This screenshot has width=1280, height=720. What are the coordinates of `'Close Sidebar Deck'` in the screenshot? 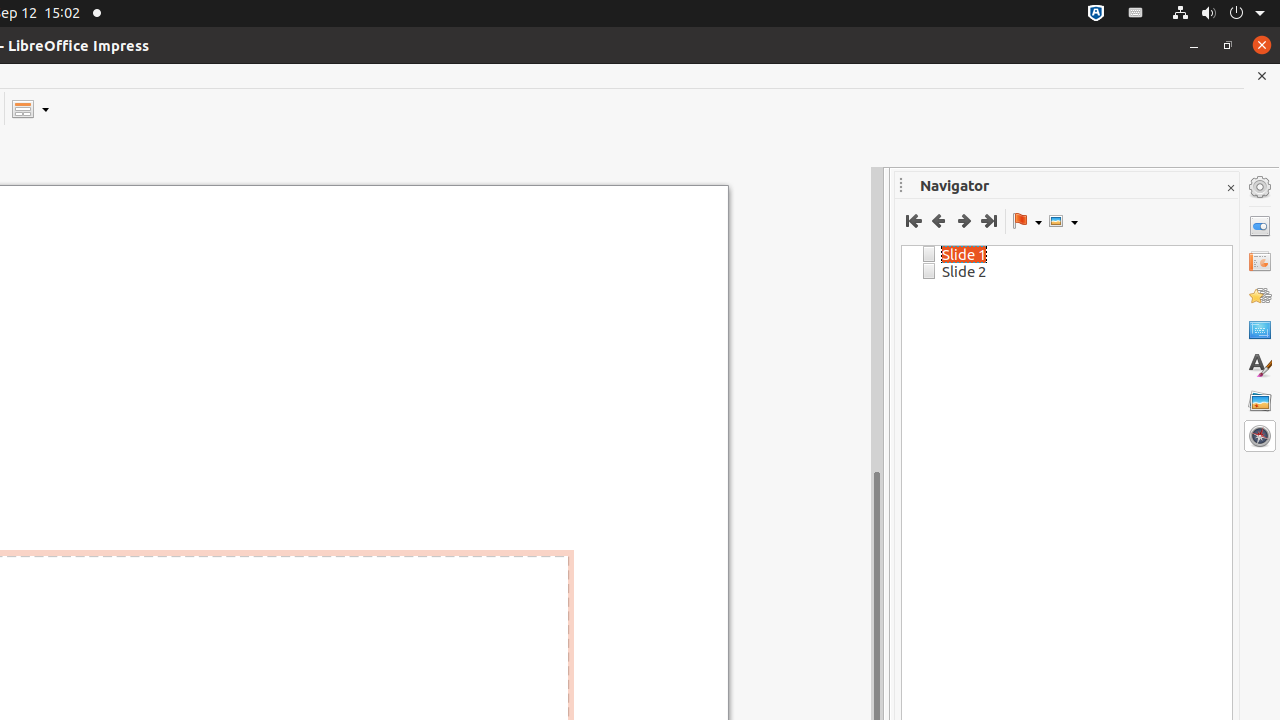 It's located at (1229, 188).